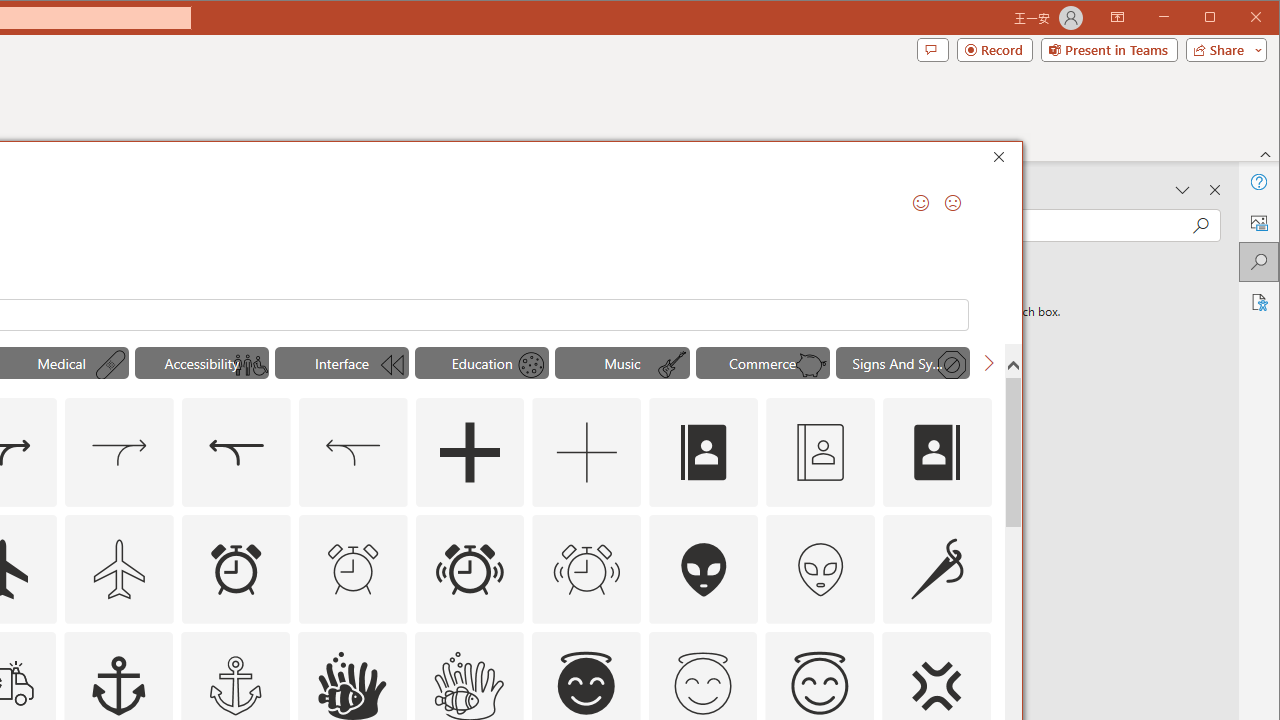 The image size is (1280, 720). Describe the element at coordinates (110, 365) in the screenshot. I see `'AutomationID: Icons_AdhesiveBandage_M'` at that location.